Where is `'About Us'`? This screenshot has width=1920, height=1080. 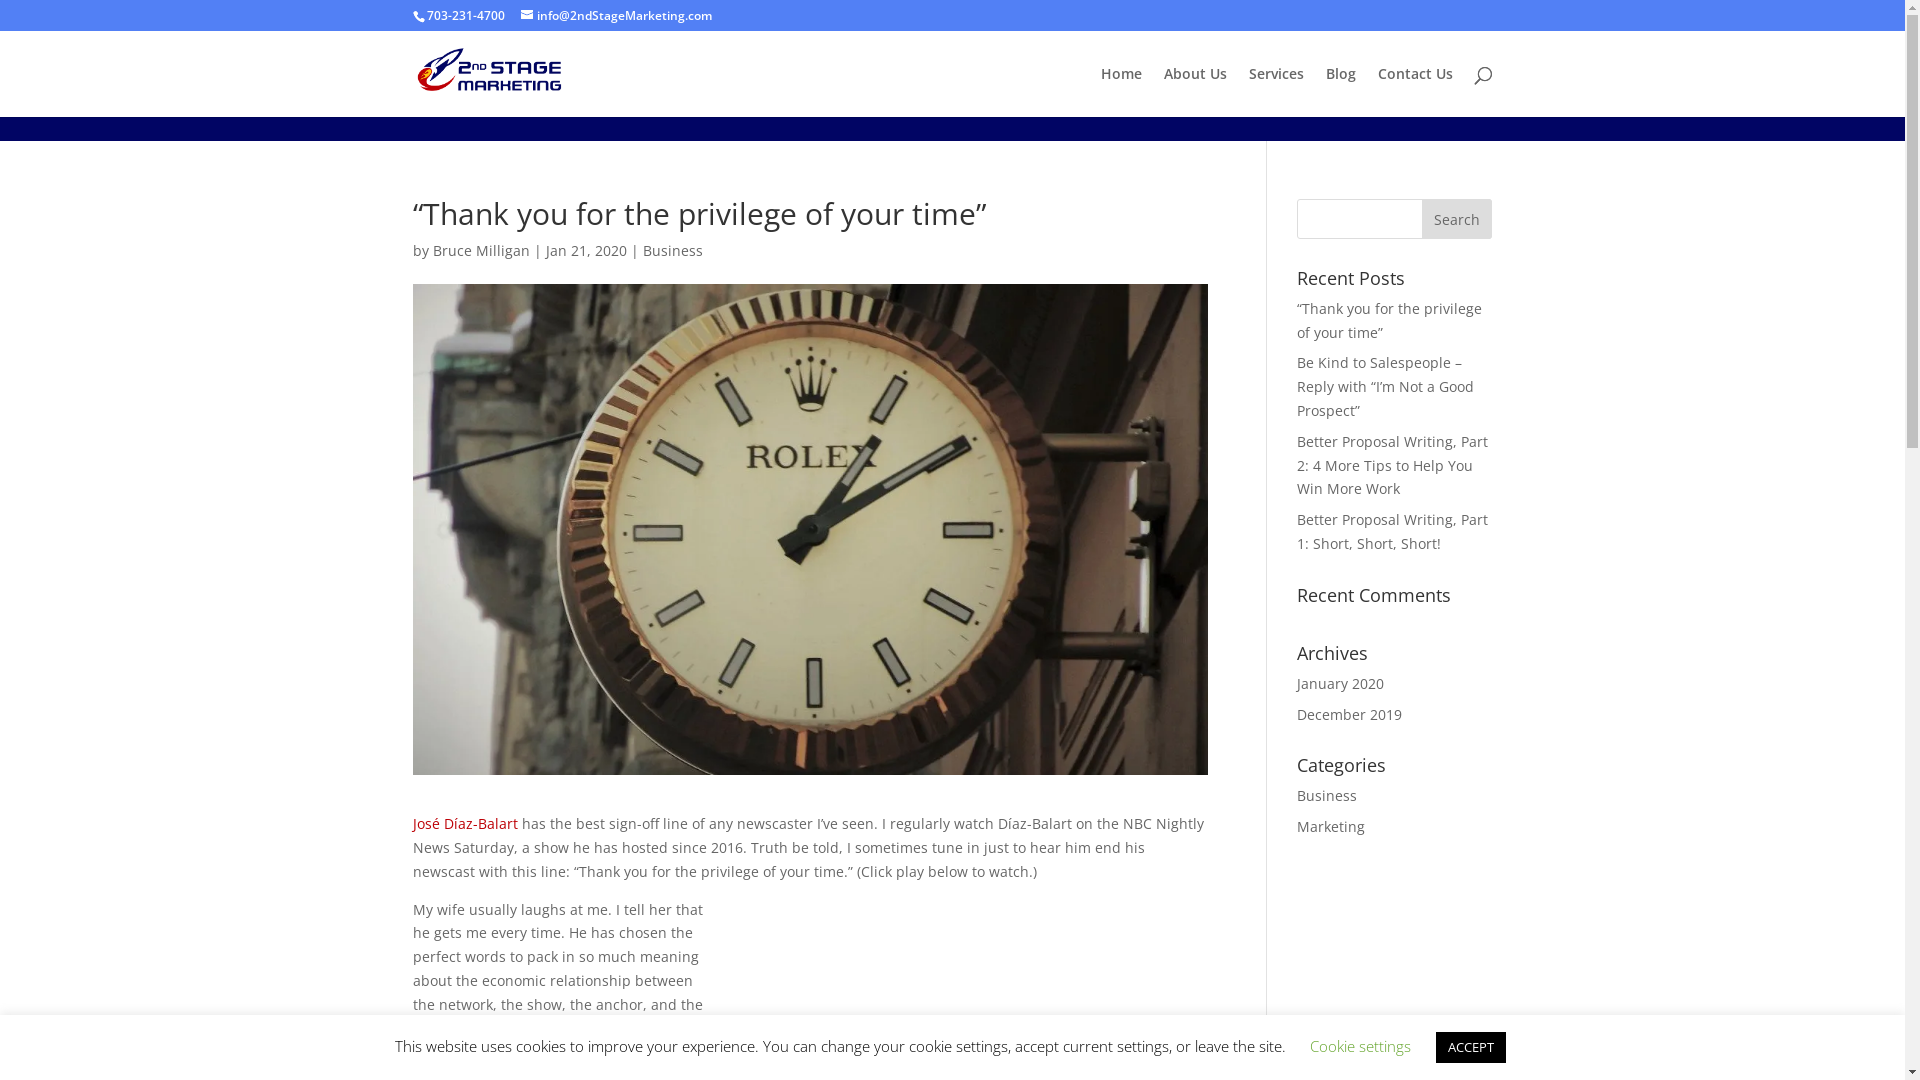
'About Us' is located at coordinates (1195, 92).